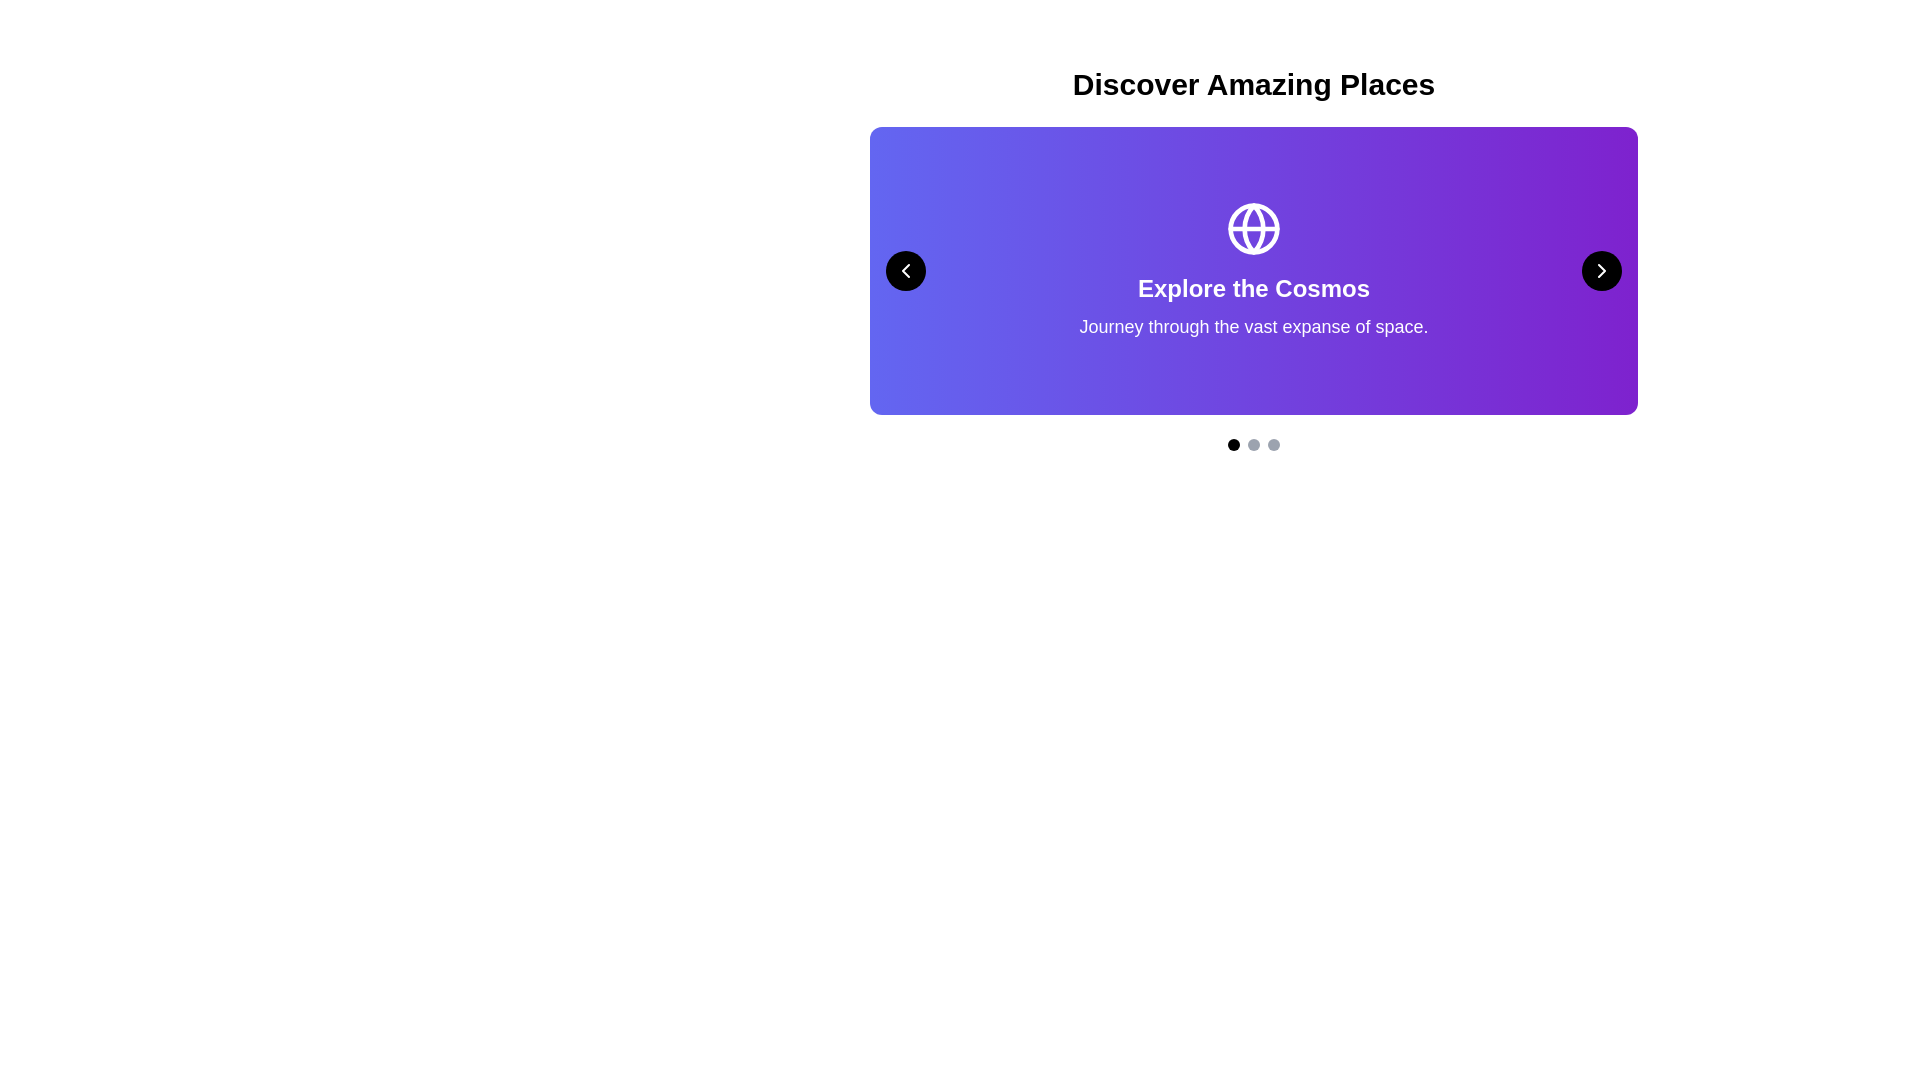 Image resolution: width=1920 pixels, height=1080 pixels. What do you see at coordinates (1252, 227) in the screenshot?
I see `the decorative globe icon at the center-top of the 'Explore the Cosmos' card in the horizontal carousel` at bounding box center [1252, 227].